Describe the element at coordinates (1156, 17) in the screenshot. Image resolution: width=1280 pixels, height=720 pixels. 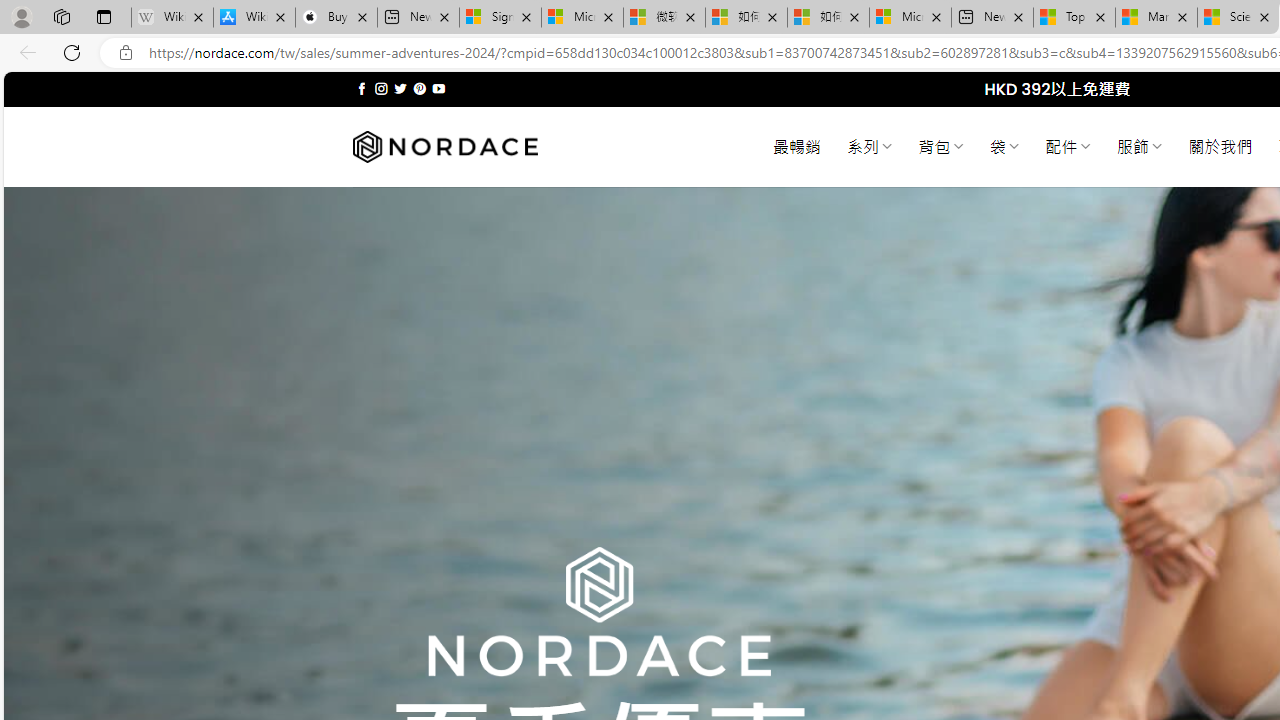
I see `'Marine life - MSN'` at that location.